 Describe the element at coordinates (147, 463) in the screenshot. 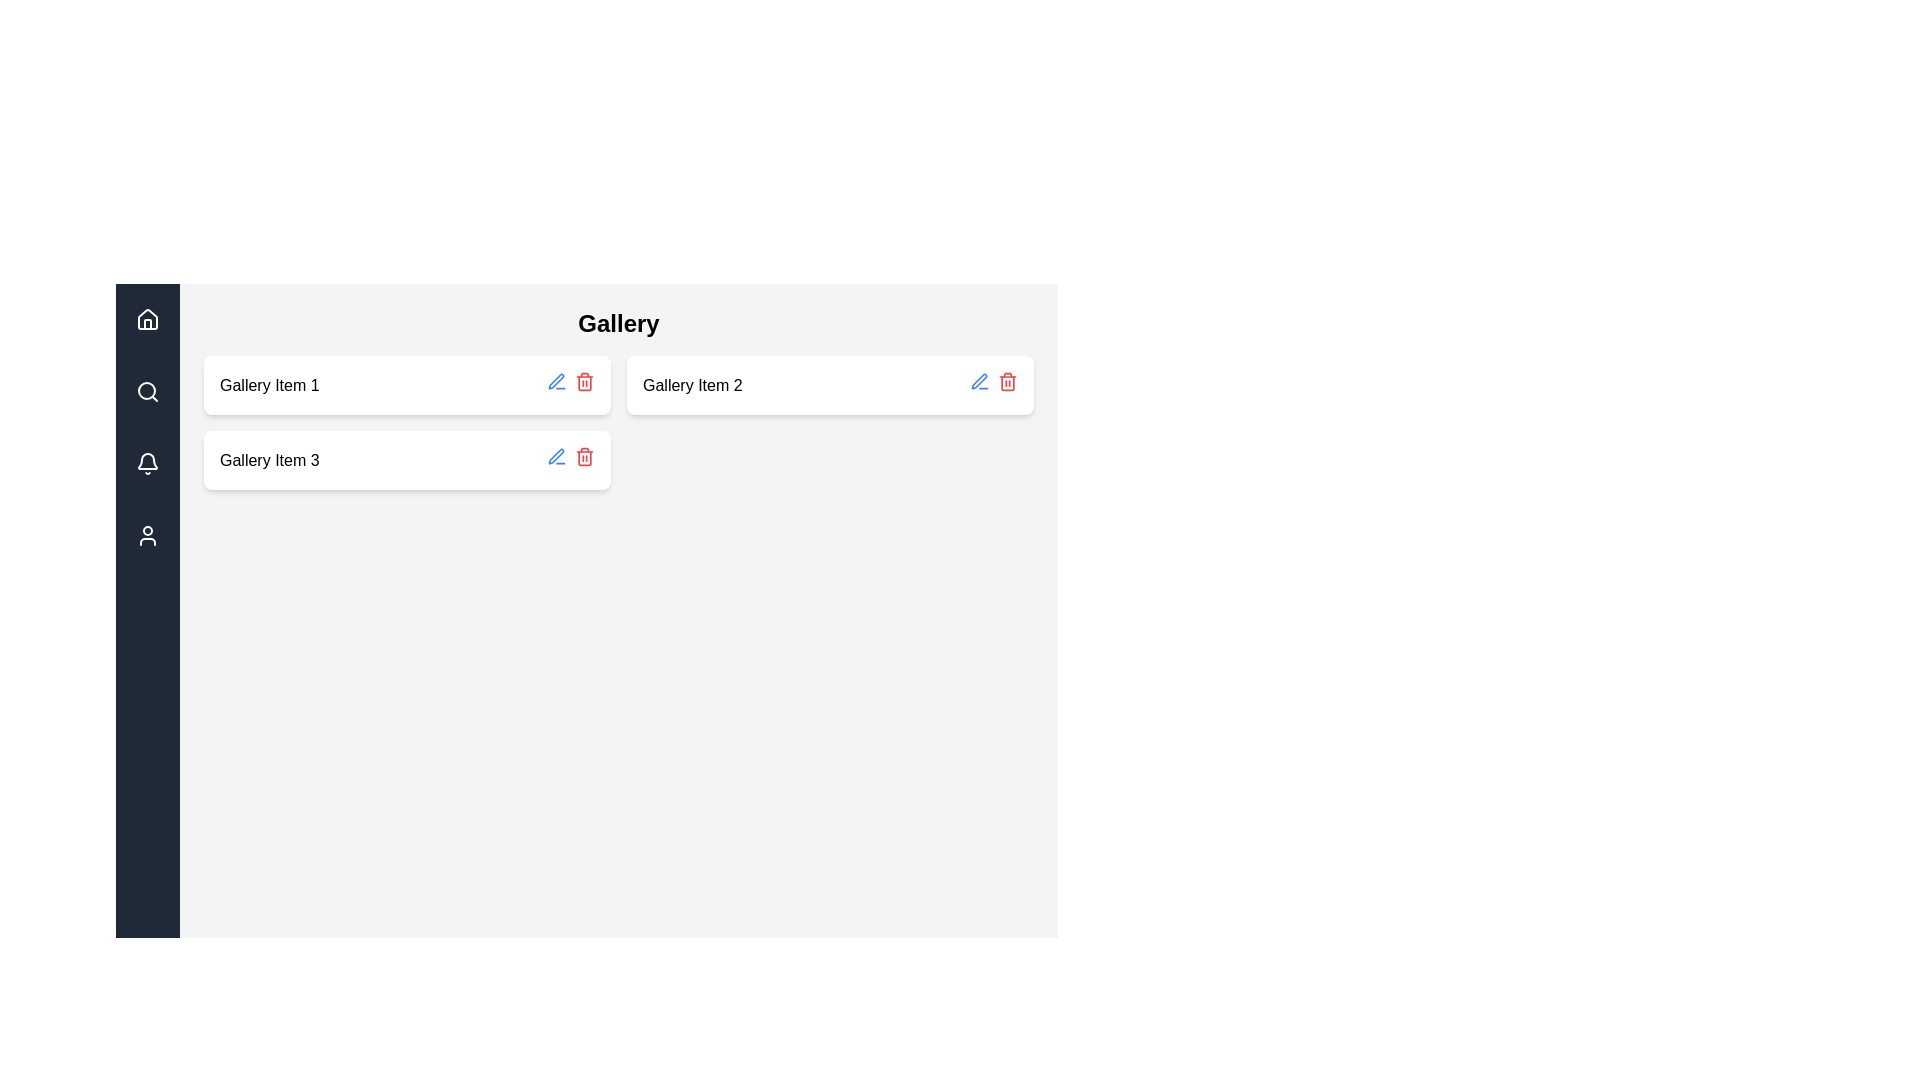

I see `the outlined bell icon located as the third icon in the vertical menu of the application's left sidebar` at that location.